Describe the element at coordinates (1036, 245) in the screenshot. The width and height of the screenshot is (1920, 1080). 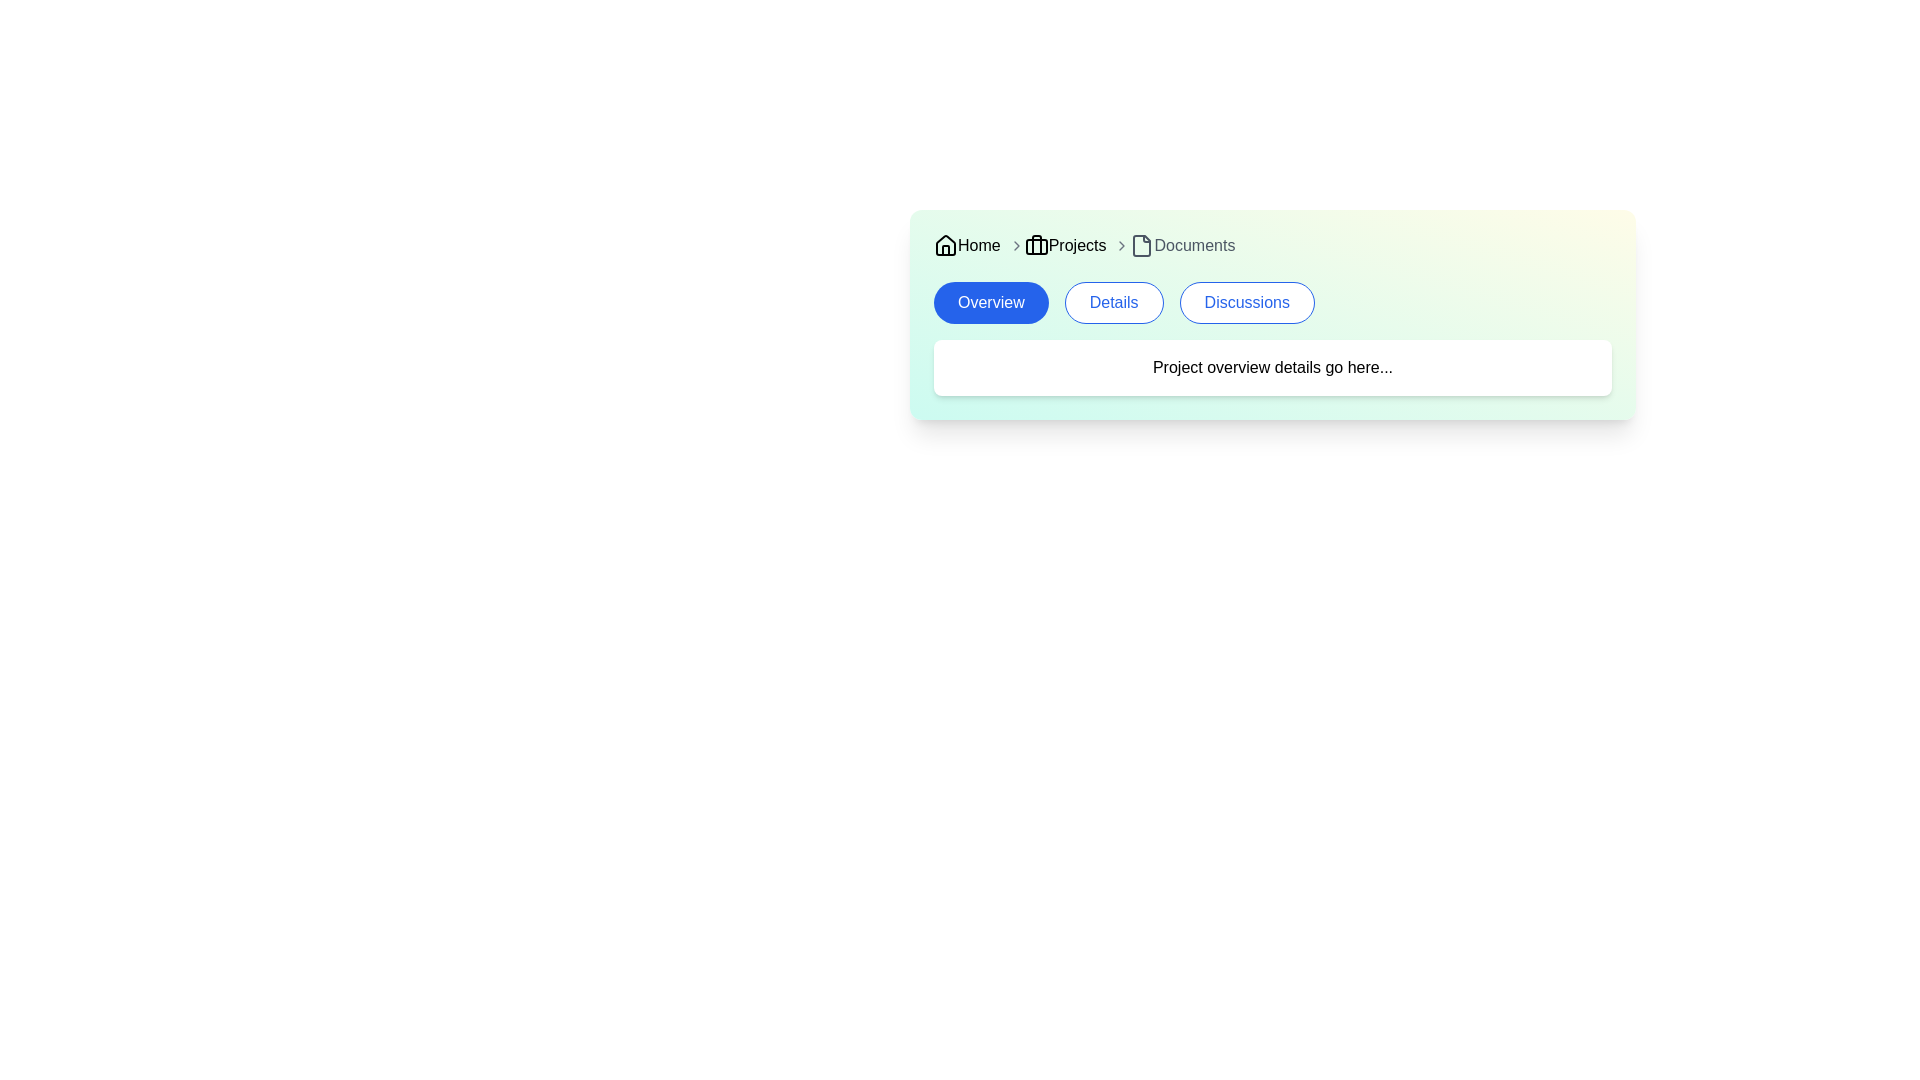
I see `the 'Projects' icon in the breadcrumb navigation, which visually represents the section and is located to the left of the text 'Projects'` at that location.